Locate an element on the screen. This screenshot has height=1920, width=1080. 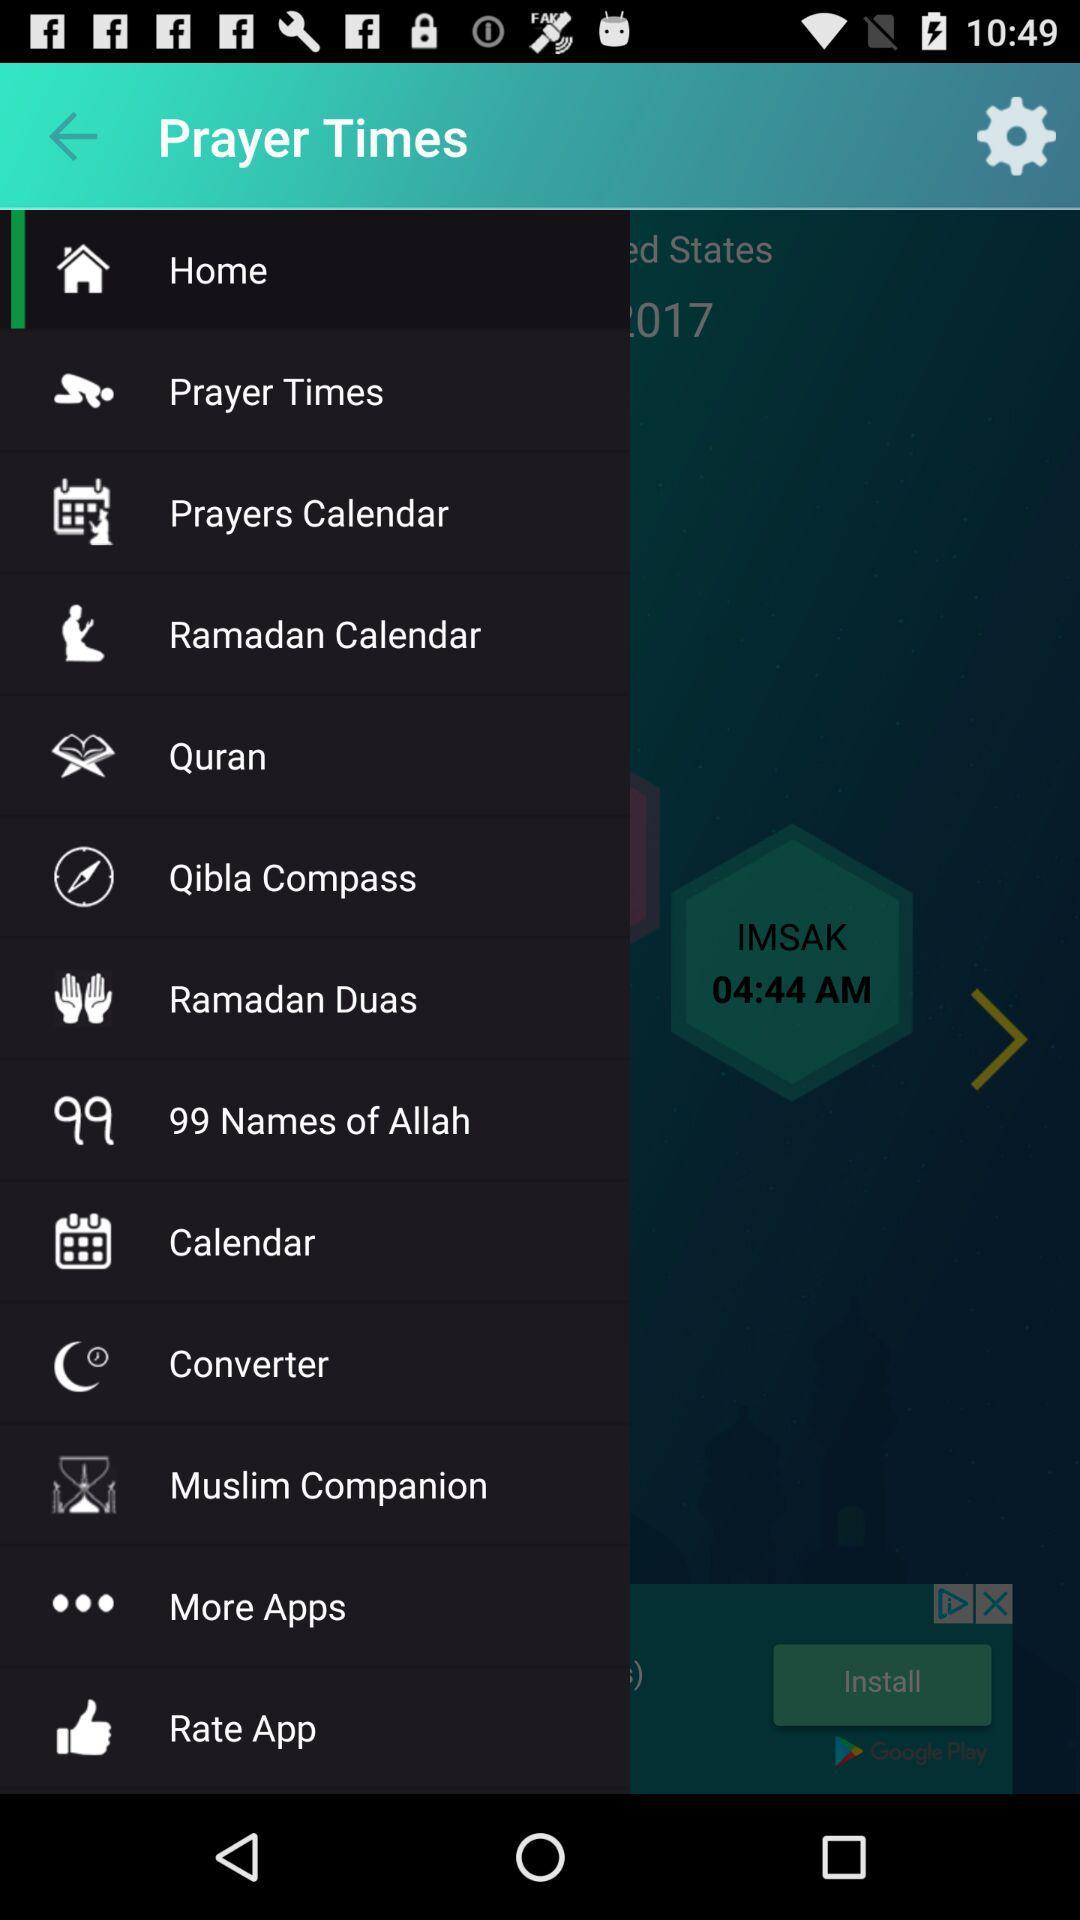
the arrow_forward icon is located at coordinates (999, 1111).